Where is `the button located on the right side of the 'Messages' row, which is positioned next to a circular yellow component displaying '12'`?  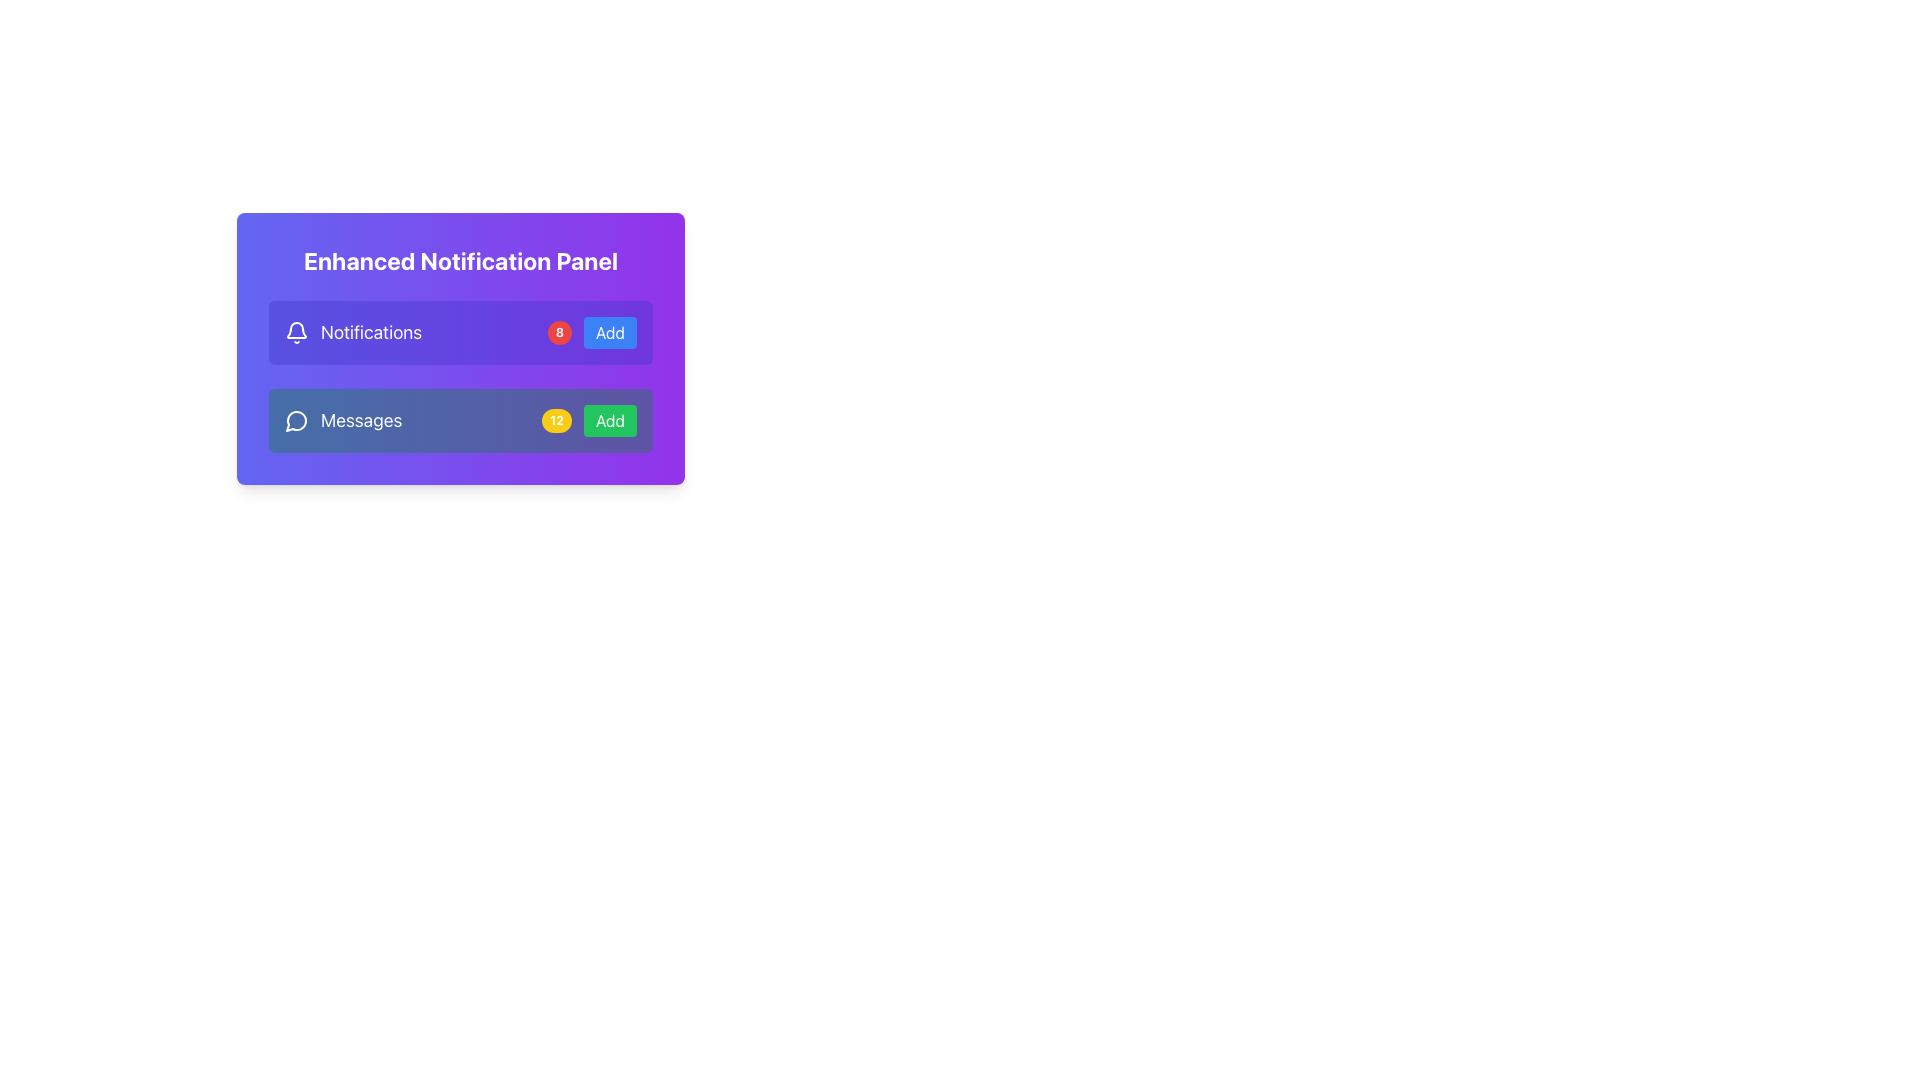
the button located on the right side of the 'Messages' row, which is positioned next to a circular yellow component displaying '12' is located at coordinates (609, 419).